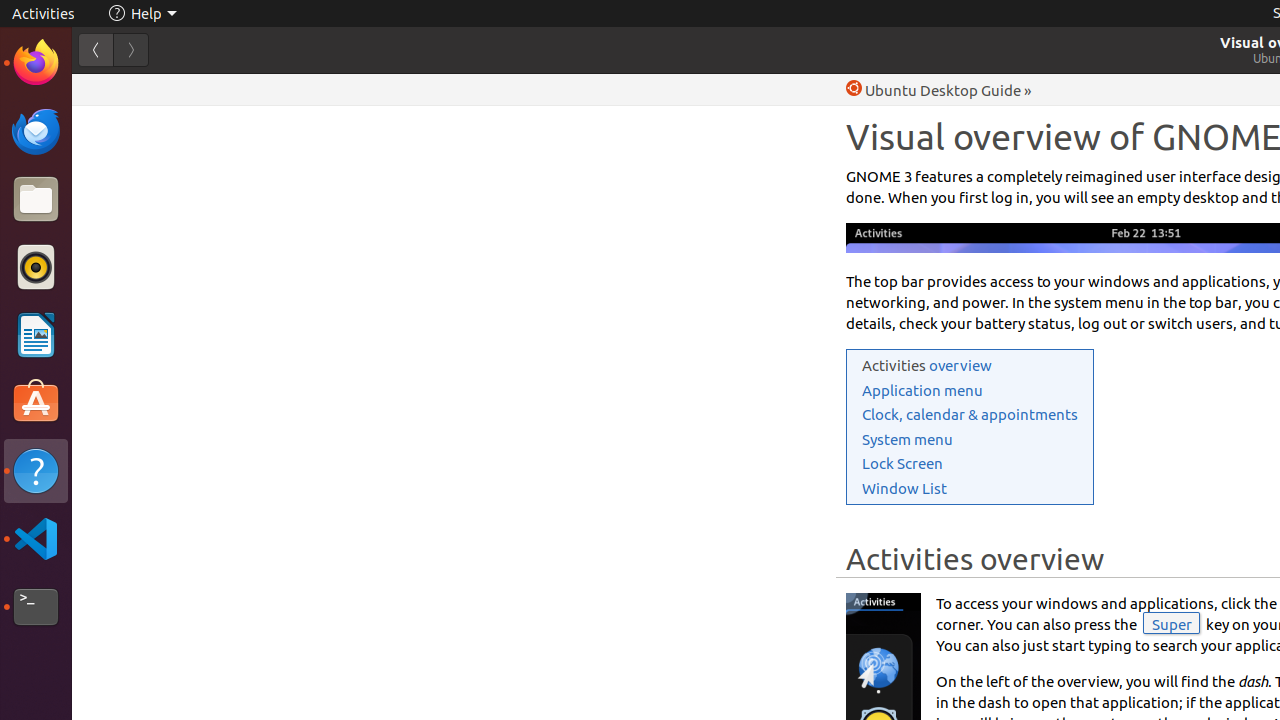  I want to click on 'Firefox Web Browser', so click(35, 61).